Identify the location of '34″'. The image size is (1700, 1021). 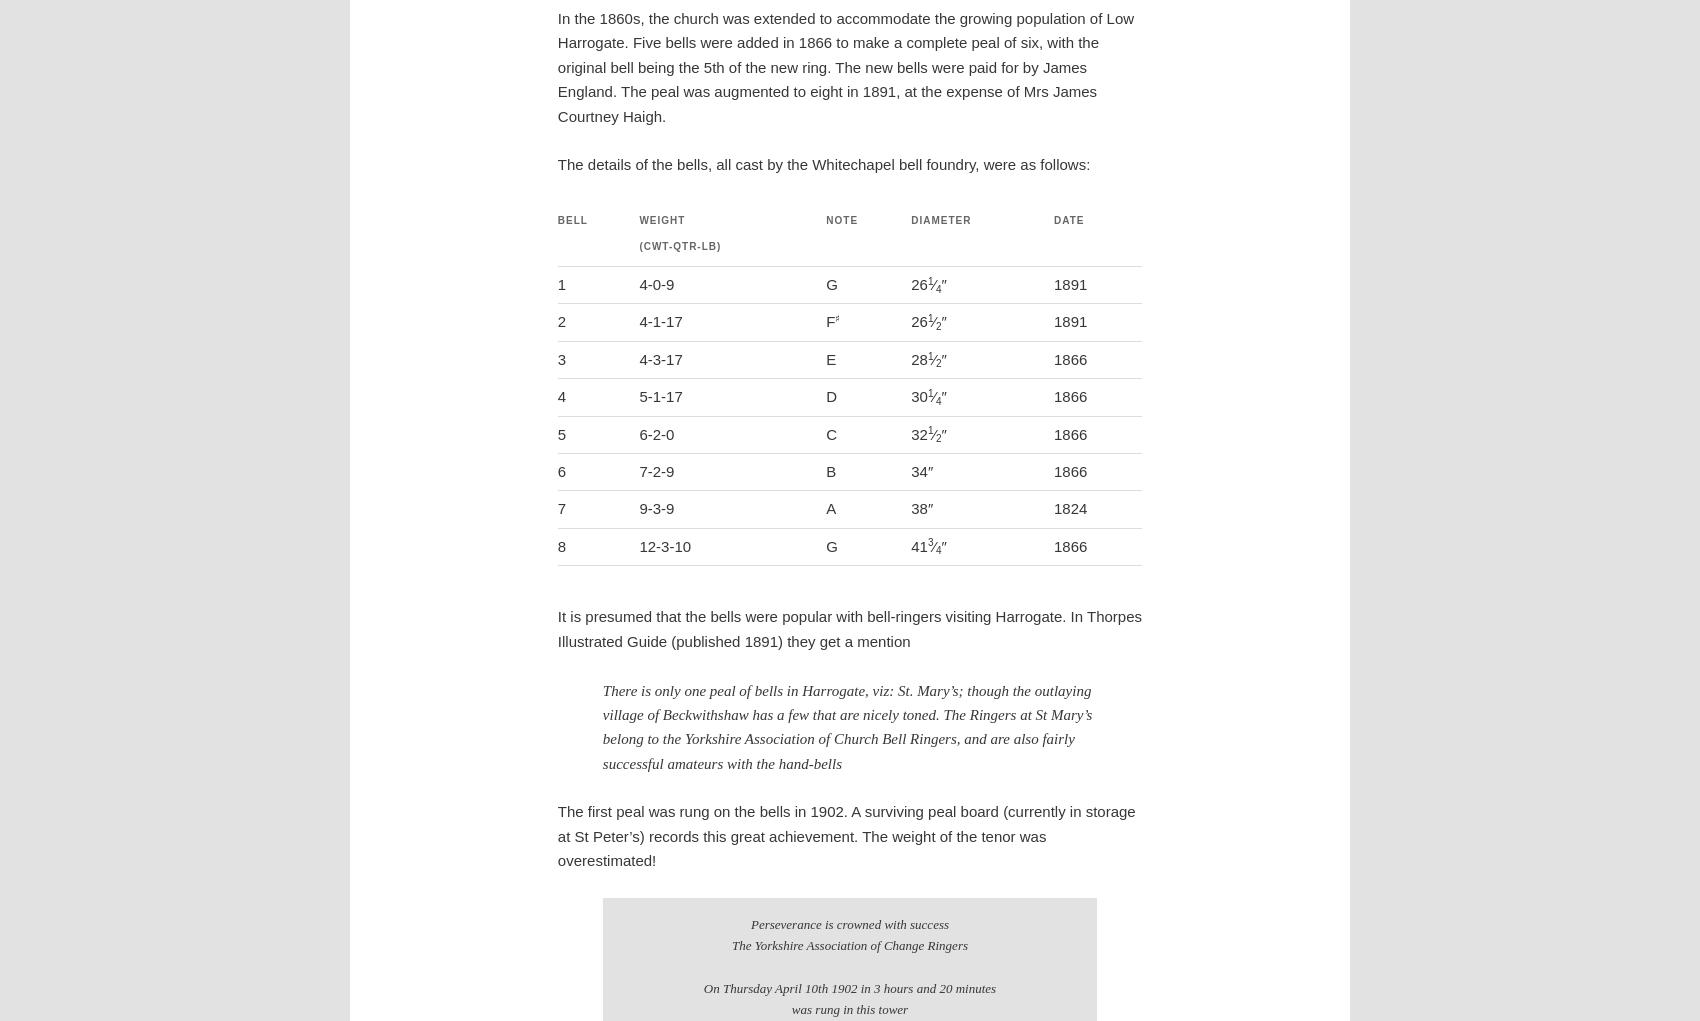
(922, 470).